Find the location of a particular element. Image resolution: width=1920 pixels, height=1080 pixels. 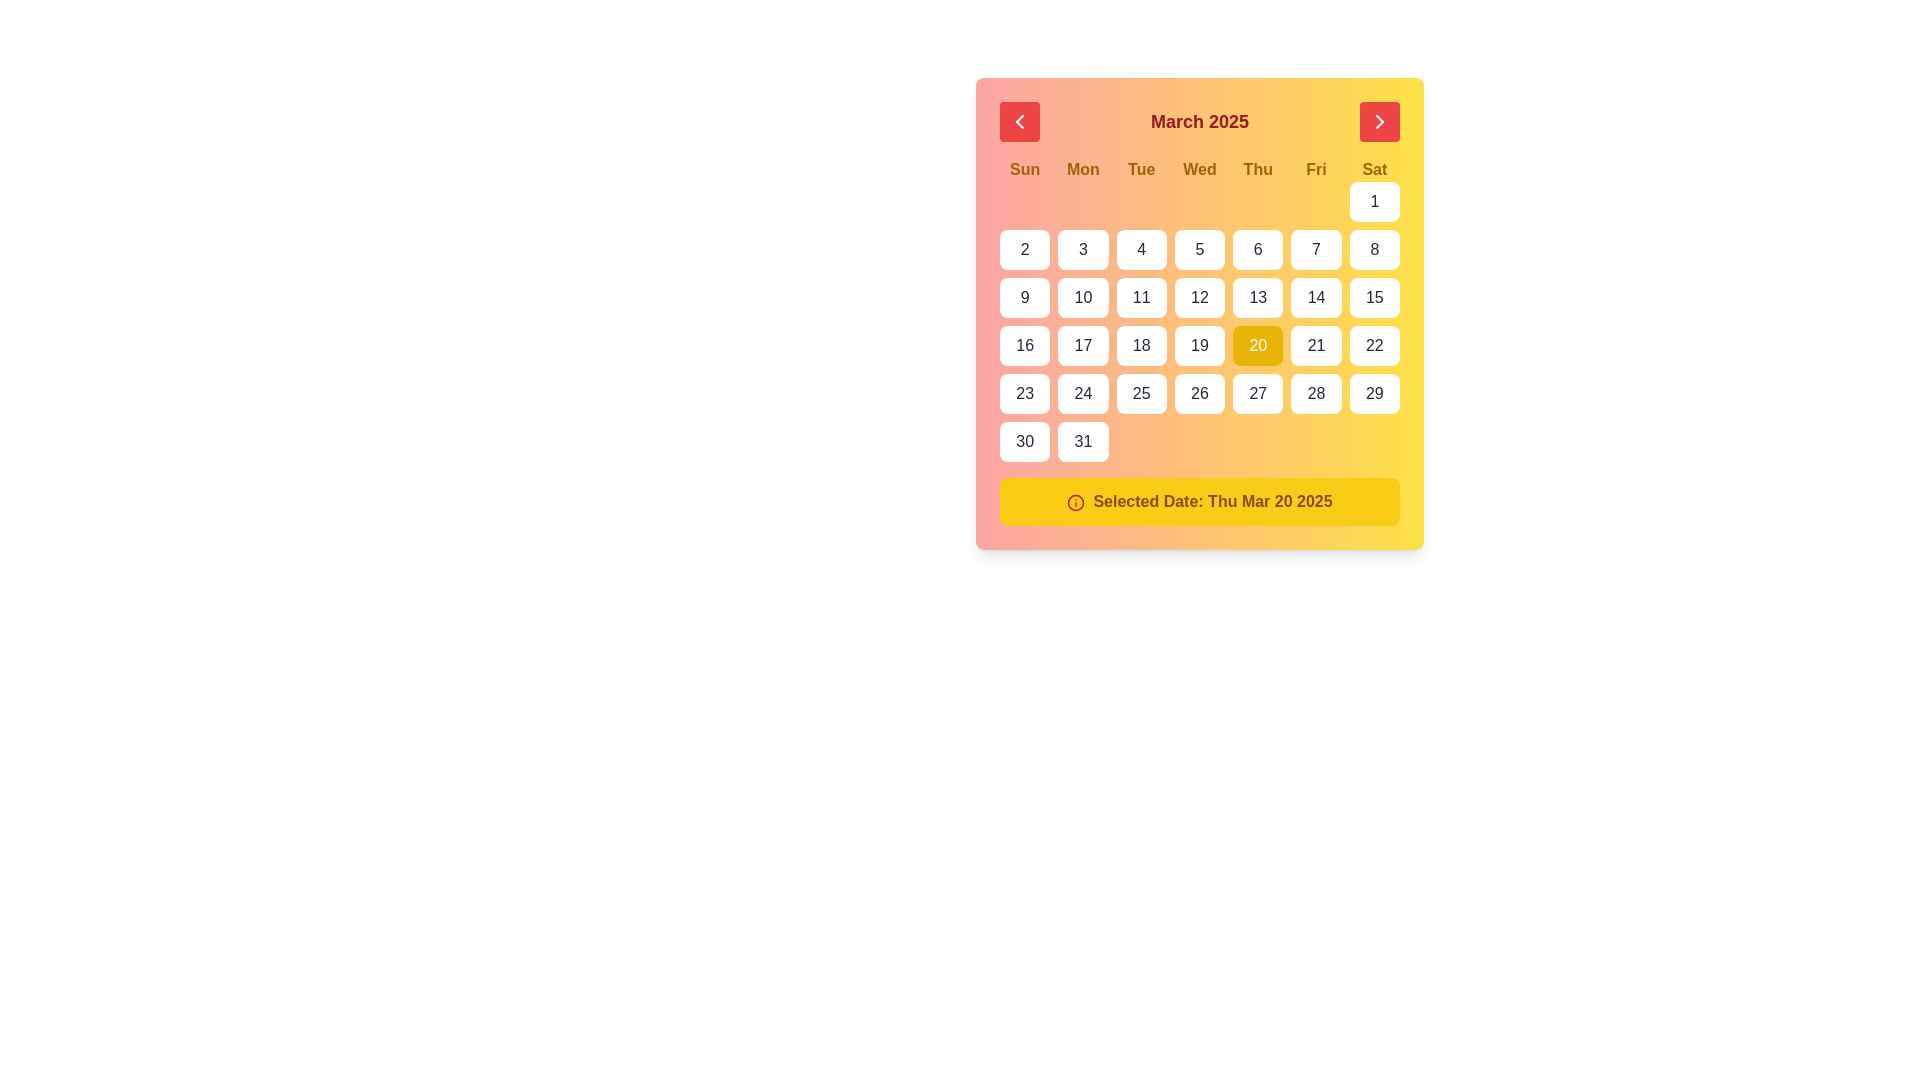

the button representing the numeric date '21' in the calendar interface is located at coordinates (1316, 345).